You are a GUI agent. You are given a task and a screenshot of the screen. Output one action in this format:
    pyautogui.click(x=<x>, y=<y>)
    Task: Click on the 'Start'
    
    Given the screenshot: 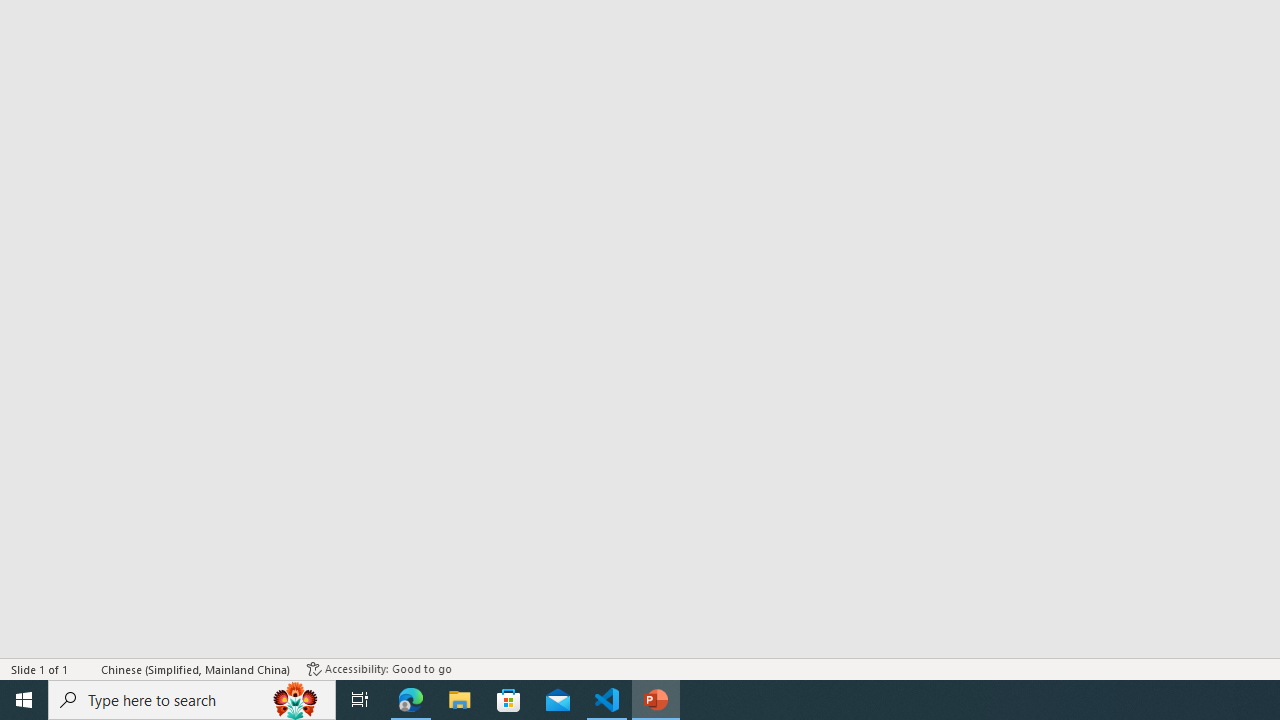 What is the action you would take?
    pyautogui.click(x=24, y=698)
    